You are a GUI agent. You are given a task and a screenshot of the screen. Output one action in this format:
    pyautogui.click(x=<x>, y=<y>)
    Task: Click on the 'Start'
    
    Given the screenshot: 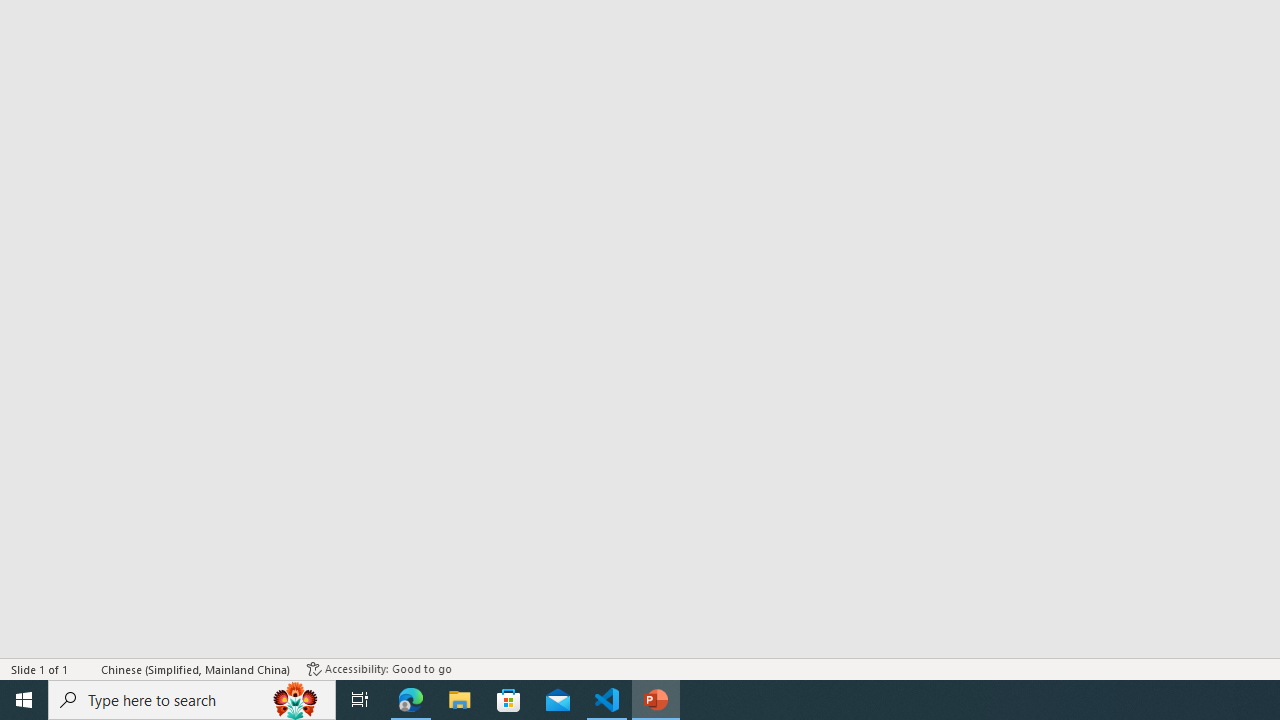 What is the action you would take?
    pyautogui.click(x=24, y=698)
    